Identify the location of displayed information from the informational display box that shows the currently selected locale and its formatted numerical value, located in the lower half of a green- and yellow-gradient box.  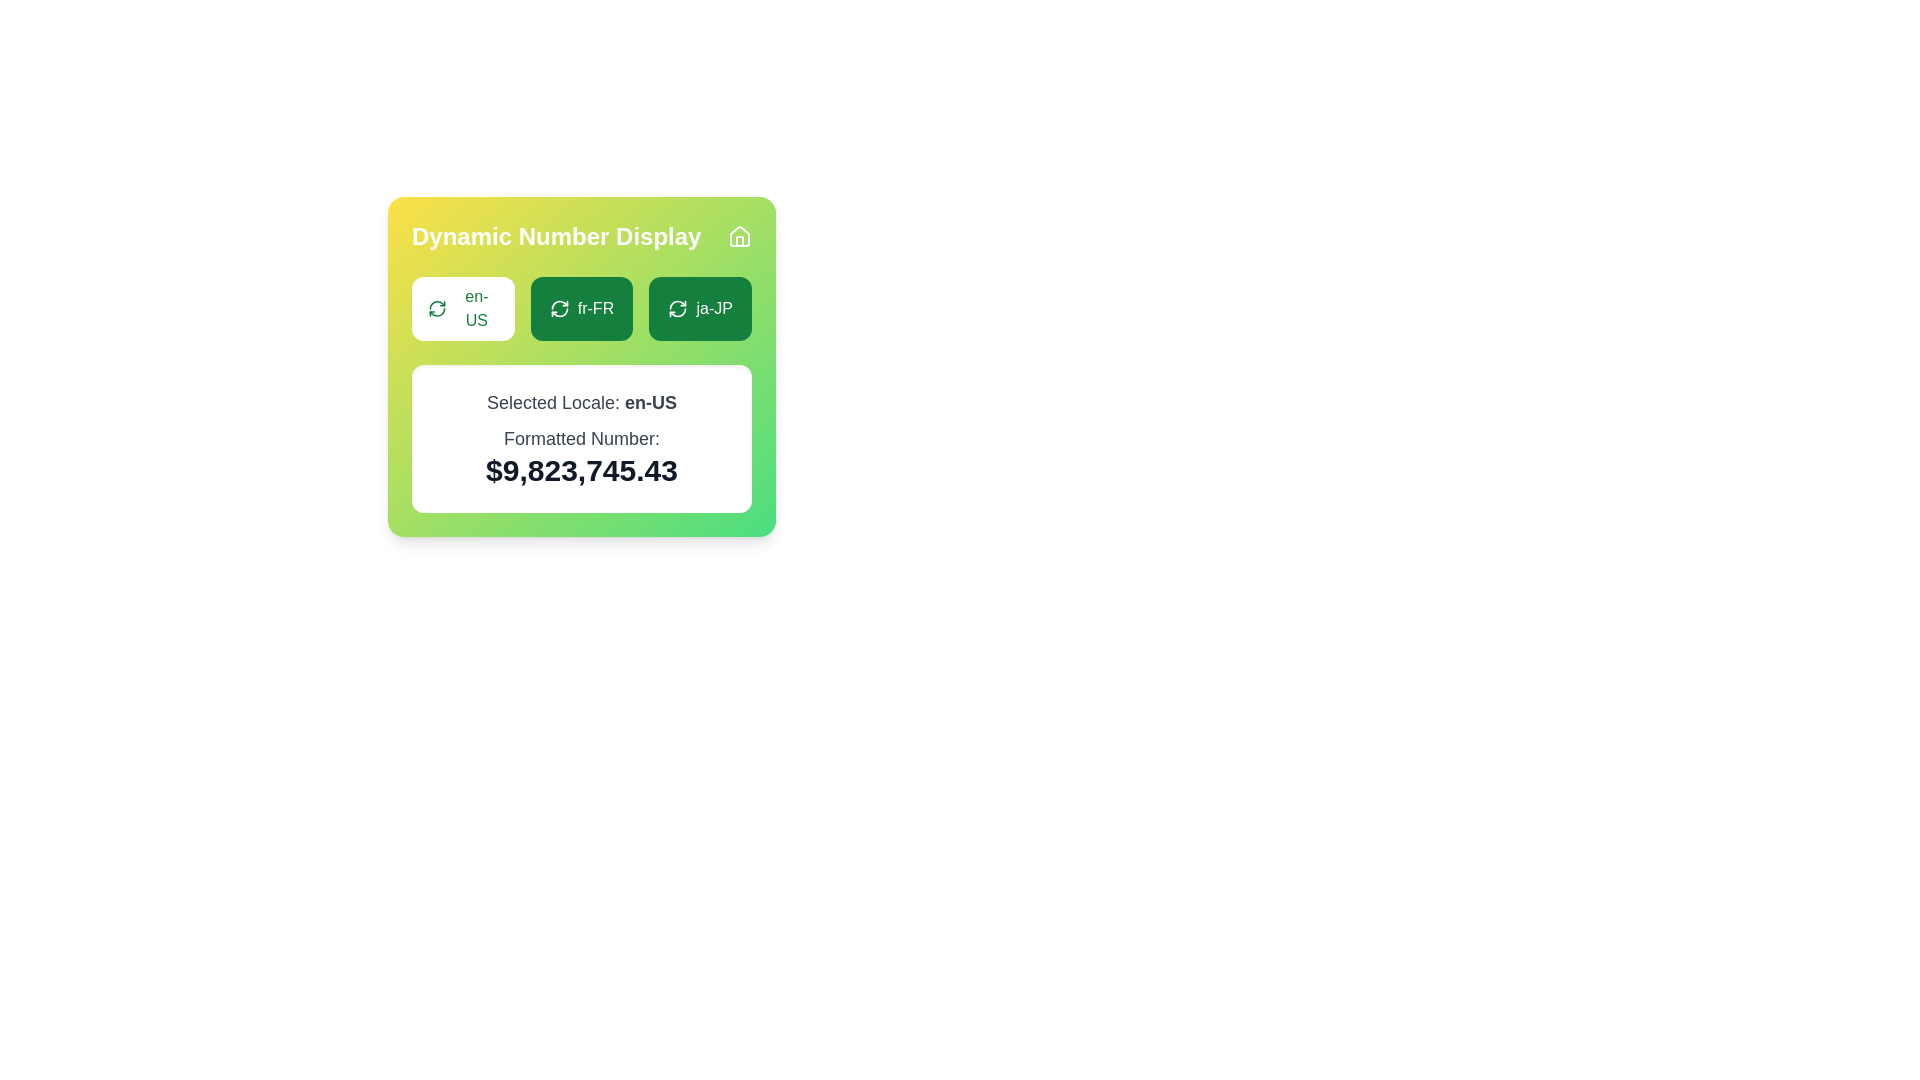
(580, 377).